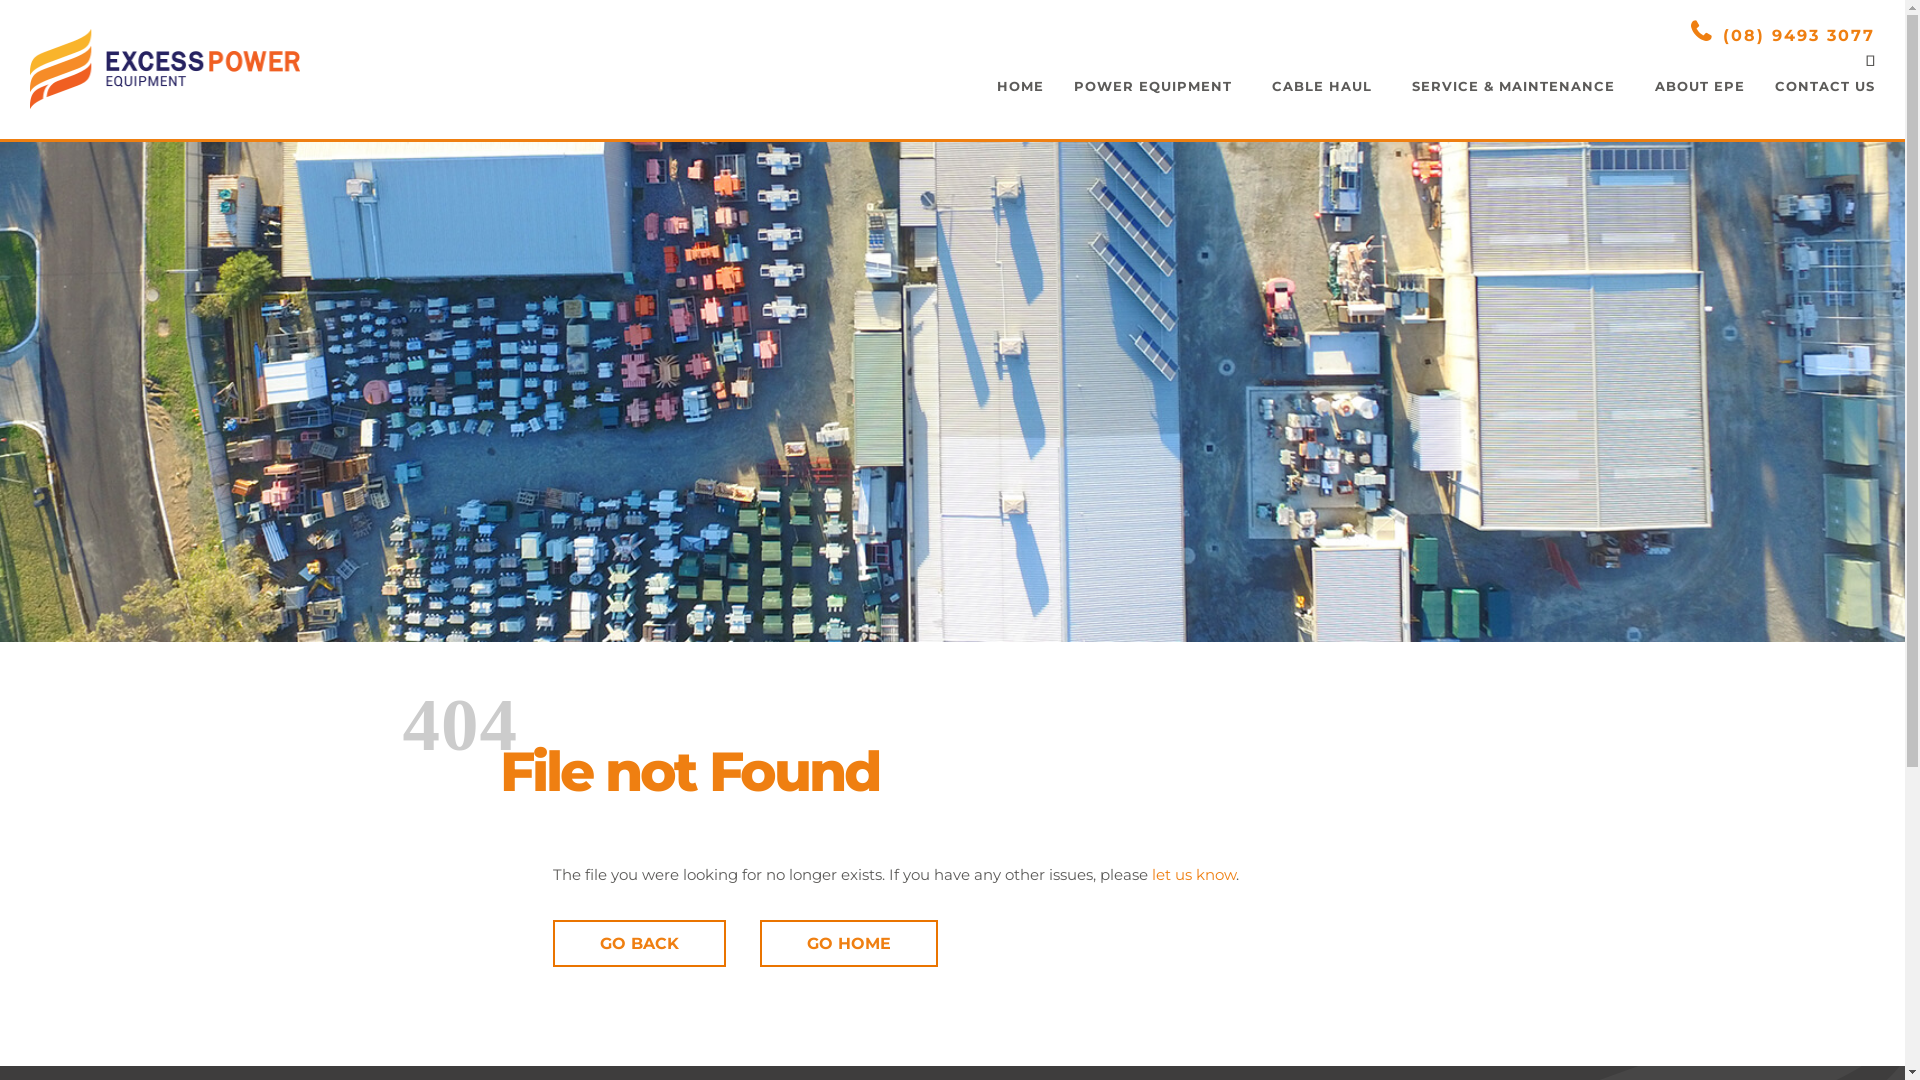  Describe the element at coordinates (1513, 106) in the screenshot. I see `'SERVICE & MAINTENANCE'` at that location.